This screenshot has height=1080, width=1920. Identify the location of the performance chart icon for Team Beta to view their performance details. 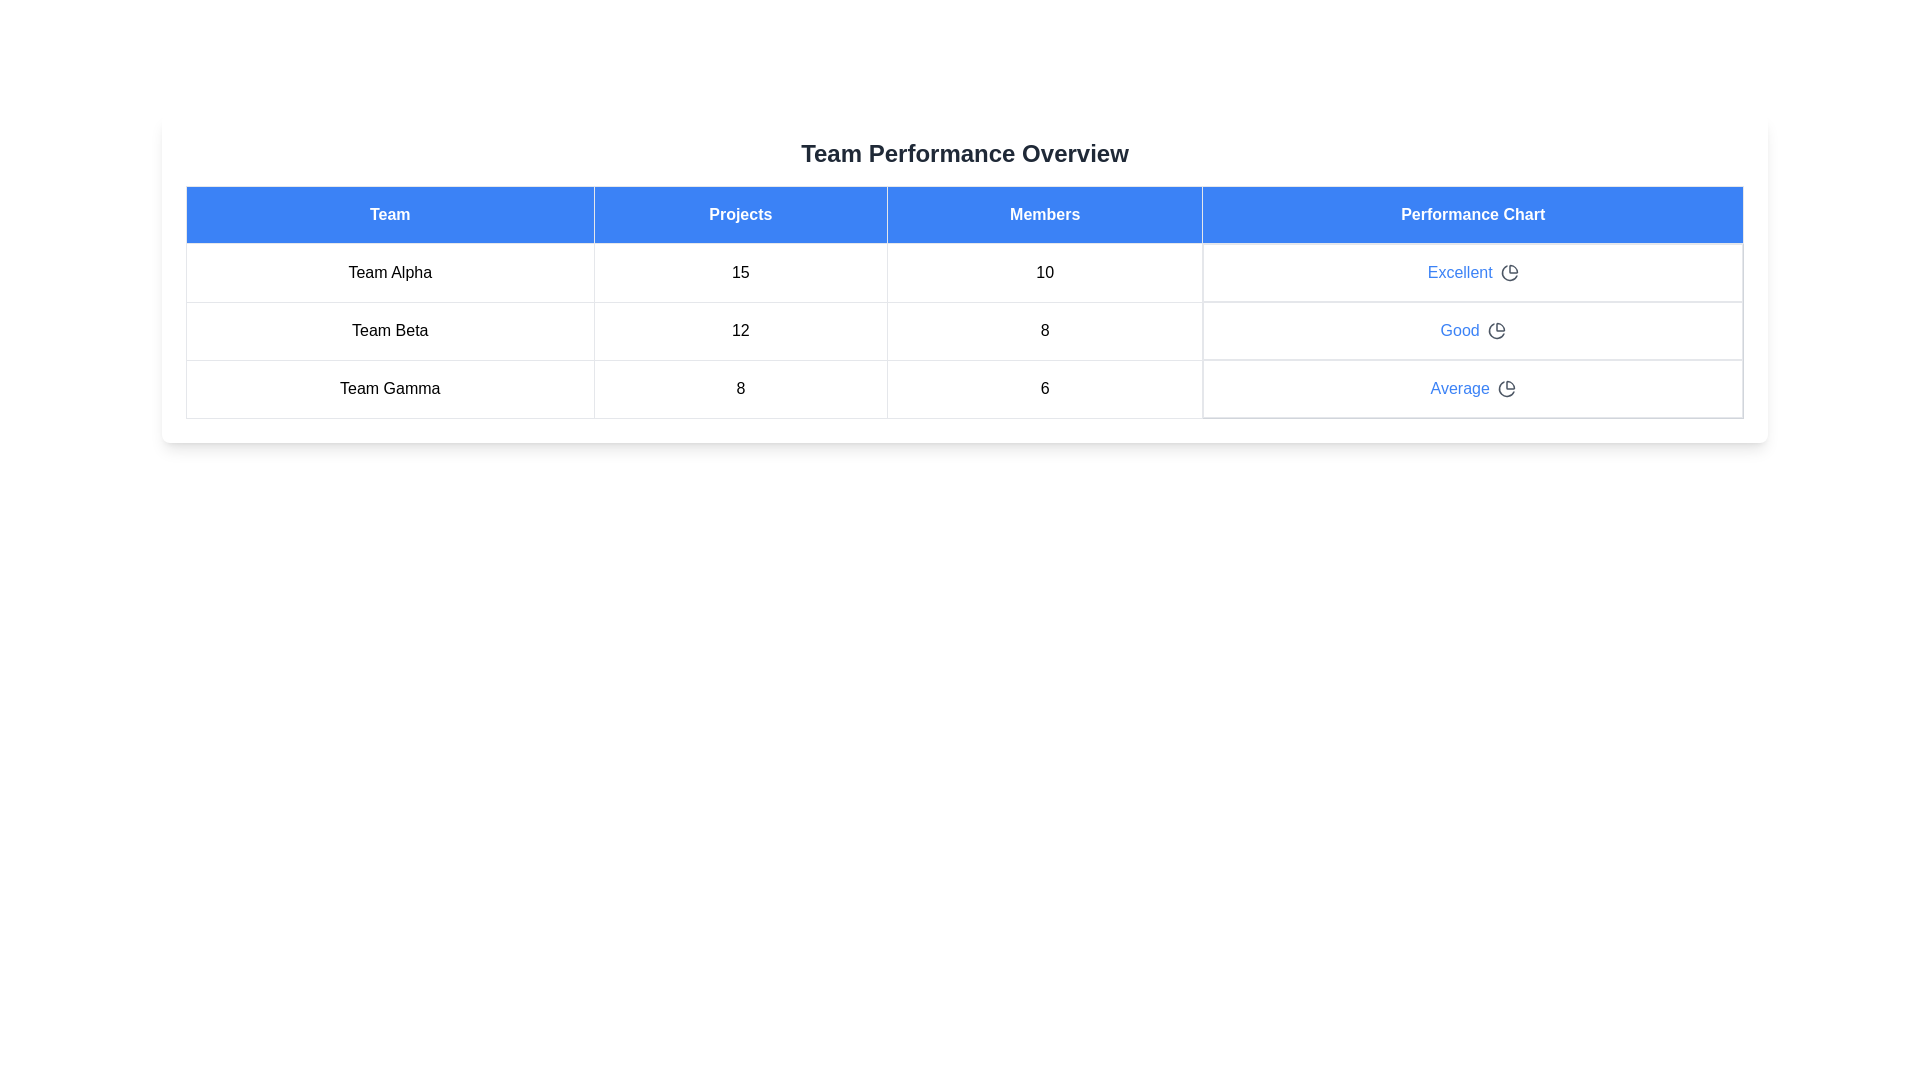
(1496, 330).